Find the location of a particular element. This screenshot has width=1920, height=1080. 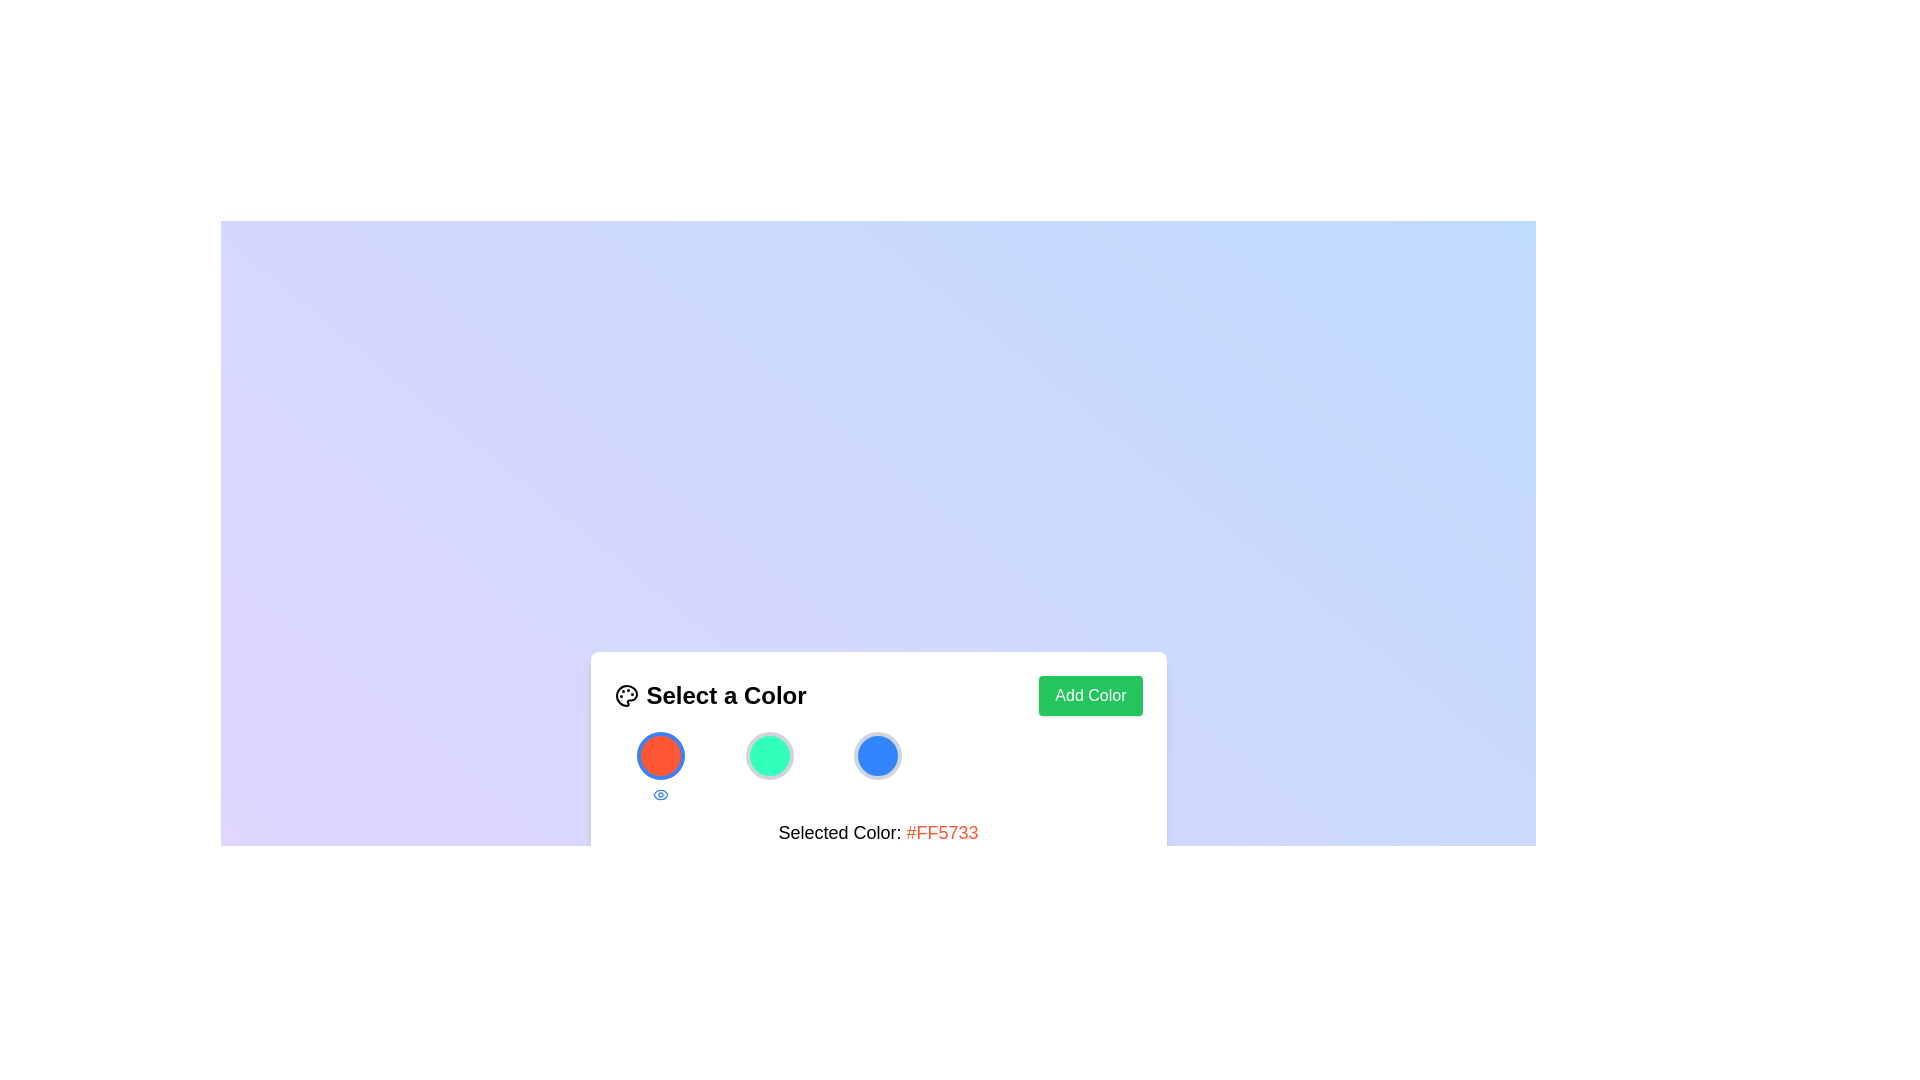

the text displaying the selected color value, specifically the colored part of the text that reads 'Selected Color: #FF5733' is located at coordinates (941, 832).